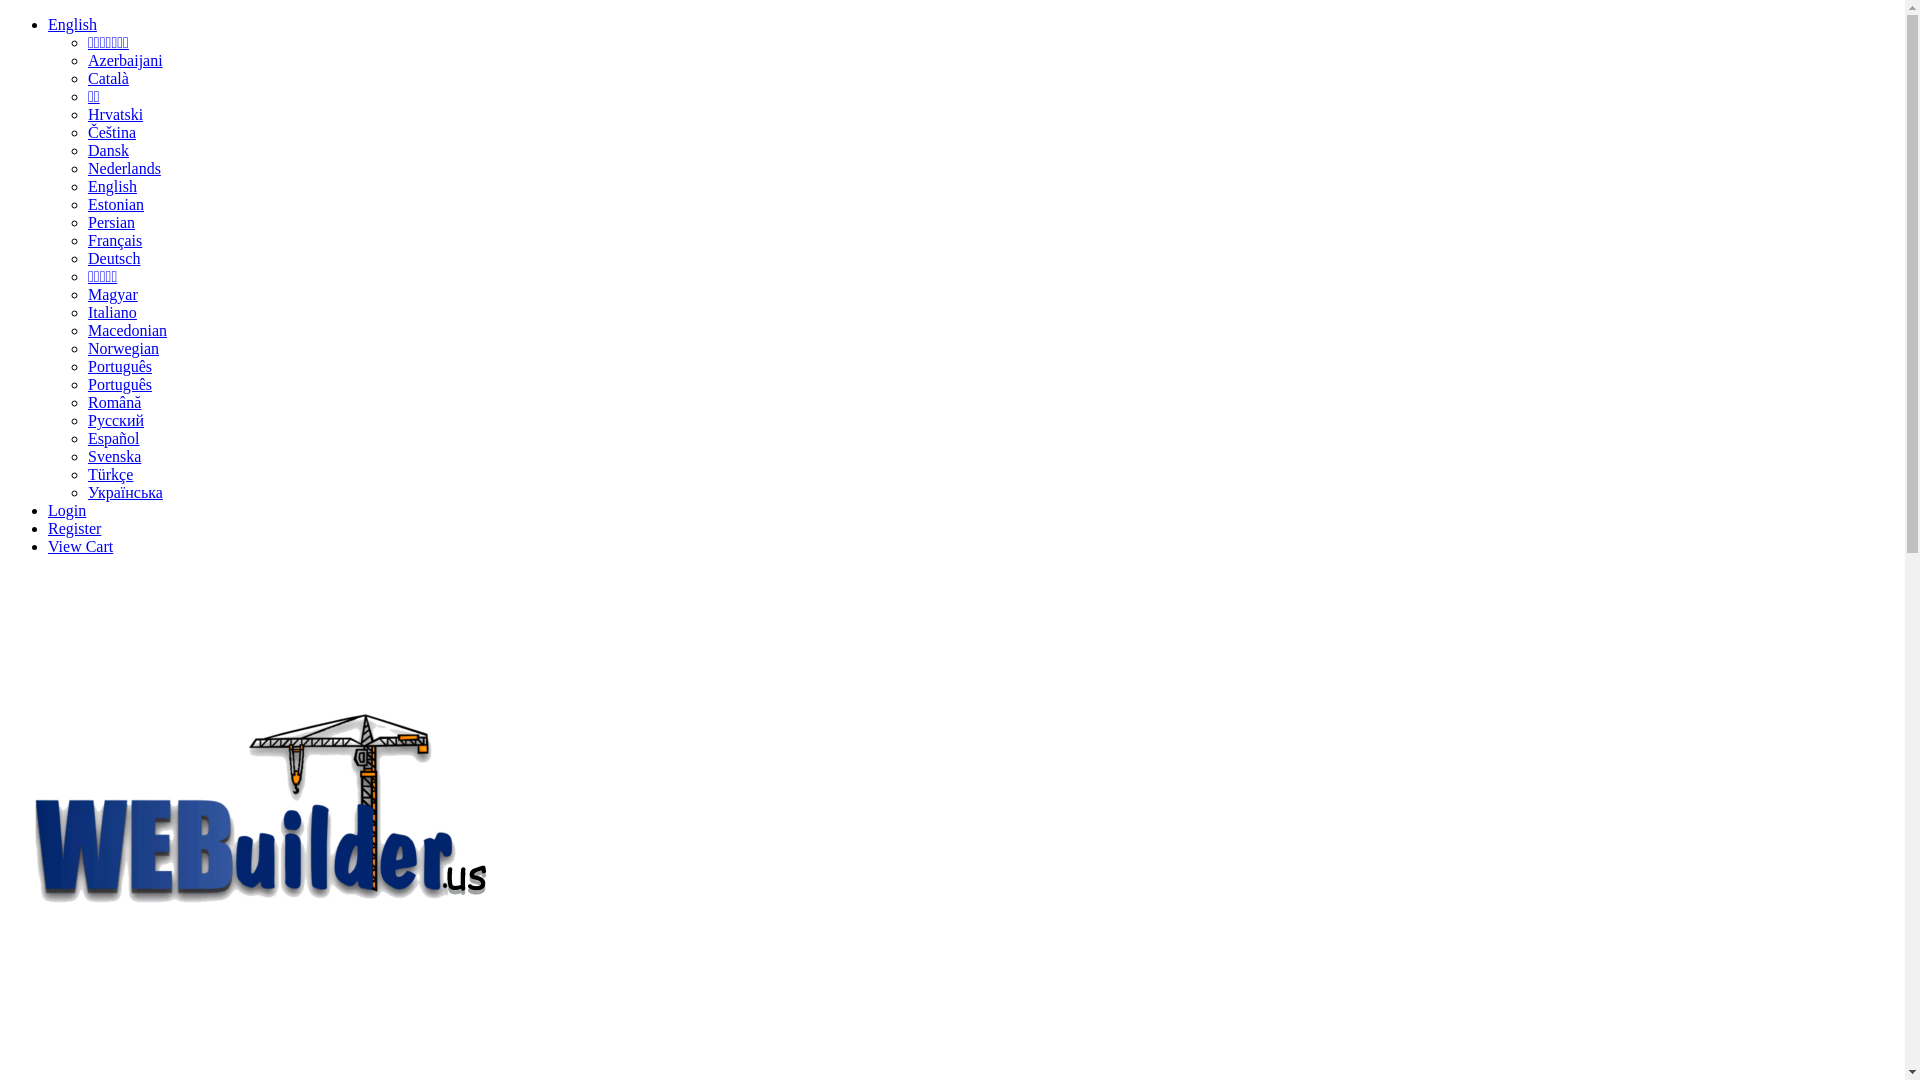  Describe the element at coordinates (86, 149) in the screenshot. I see `'Dansk'` at that location.